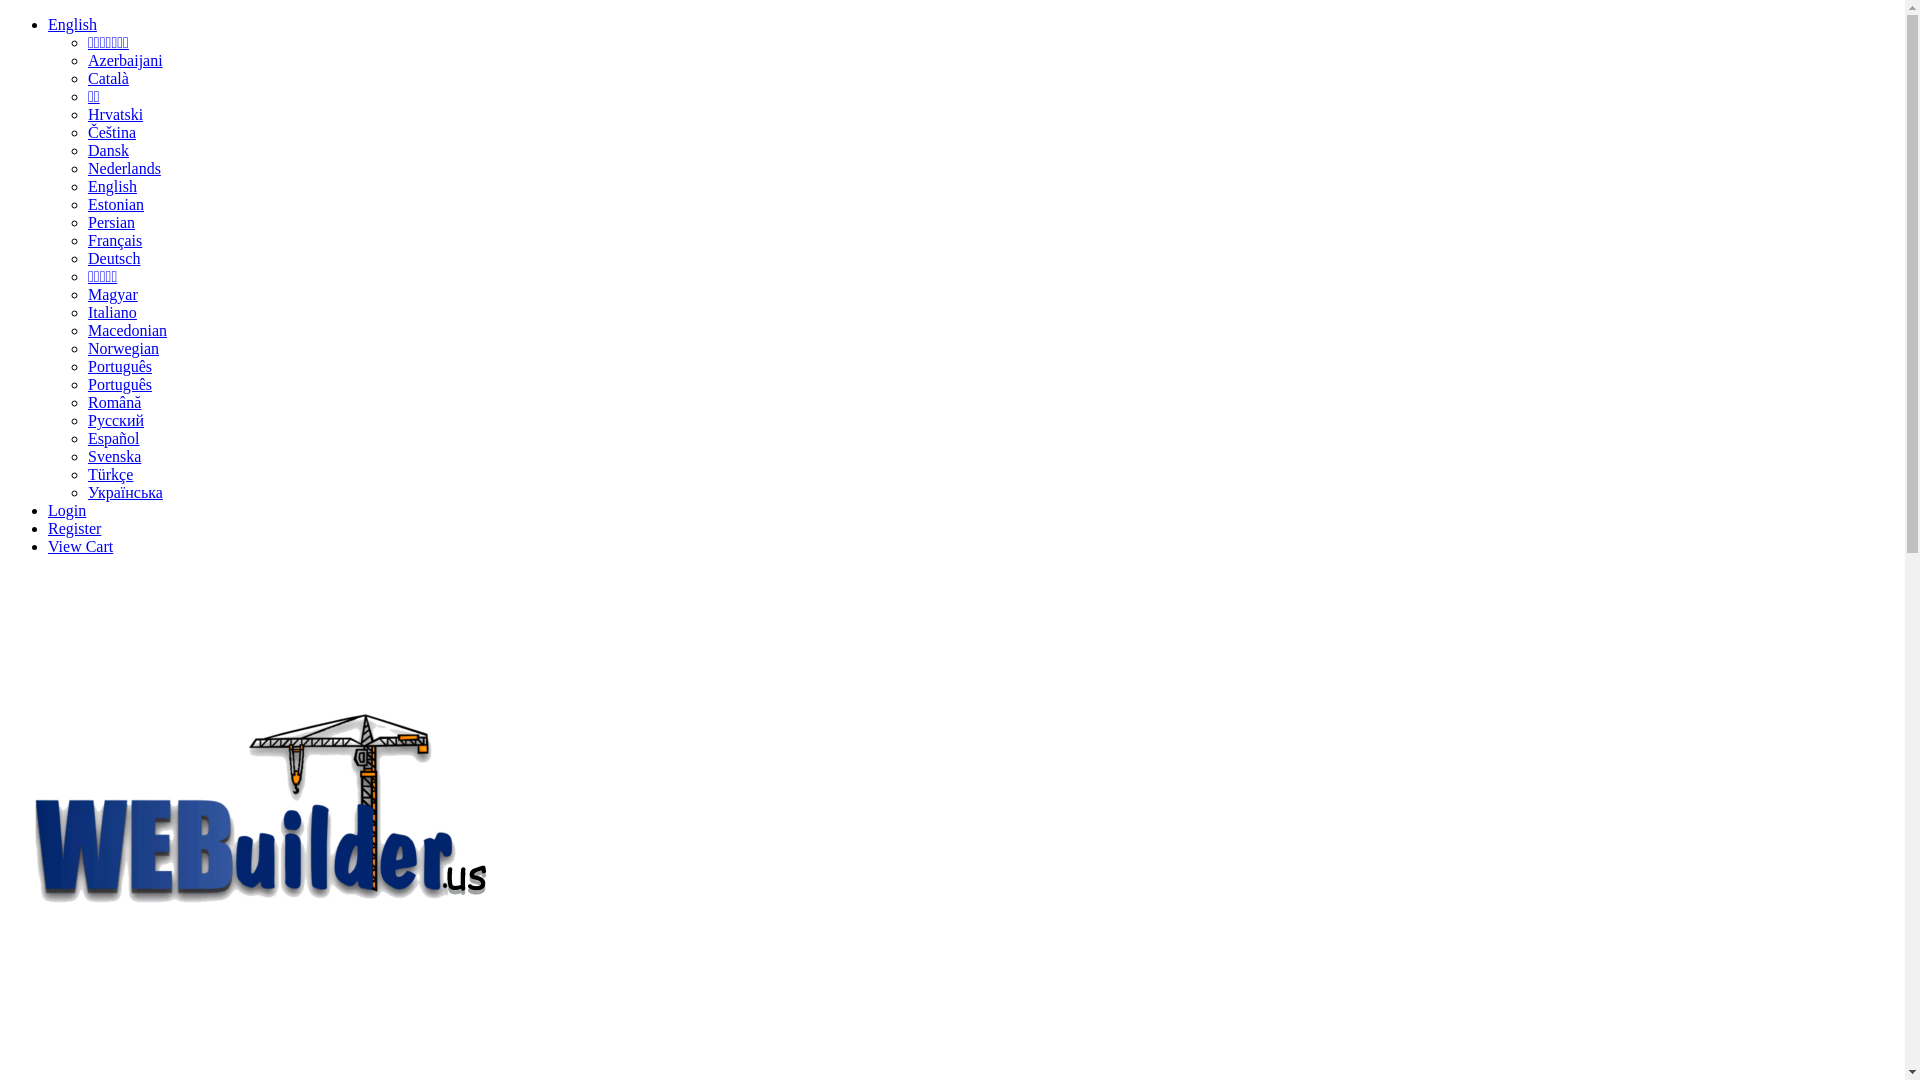  Describe the element at coordinates (86, 149) in the screenshot. I see `'Dansk'` at that location.